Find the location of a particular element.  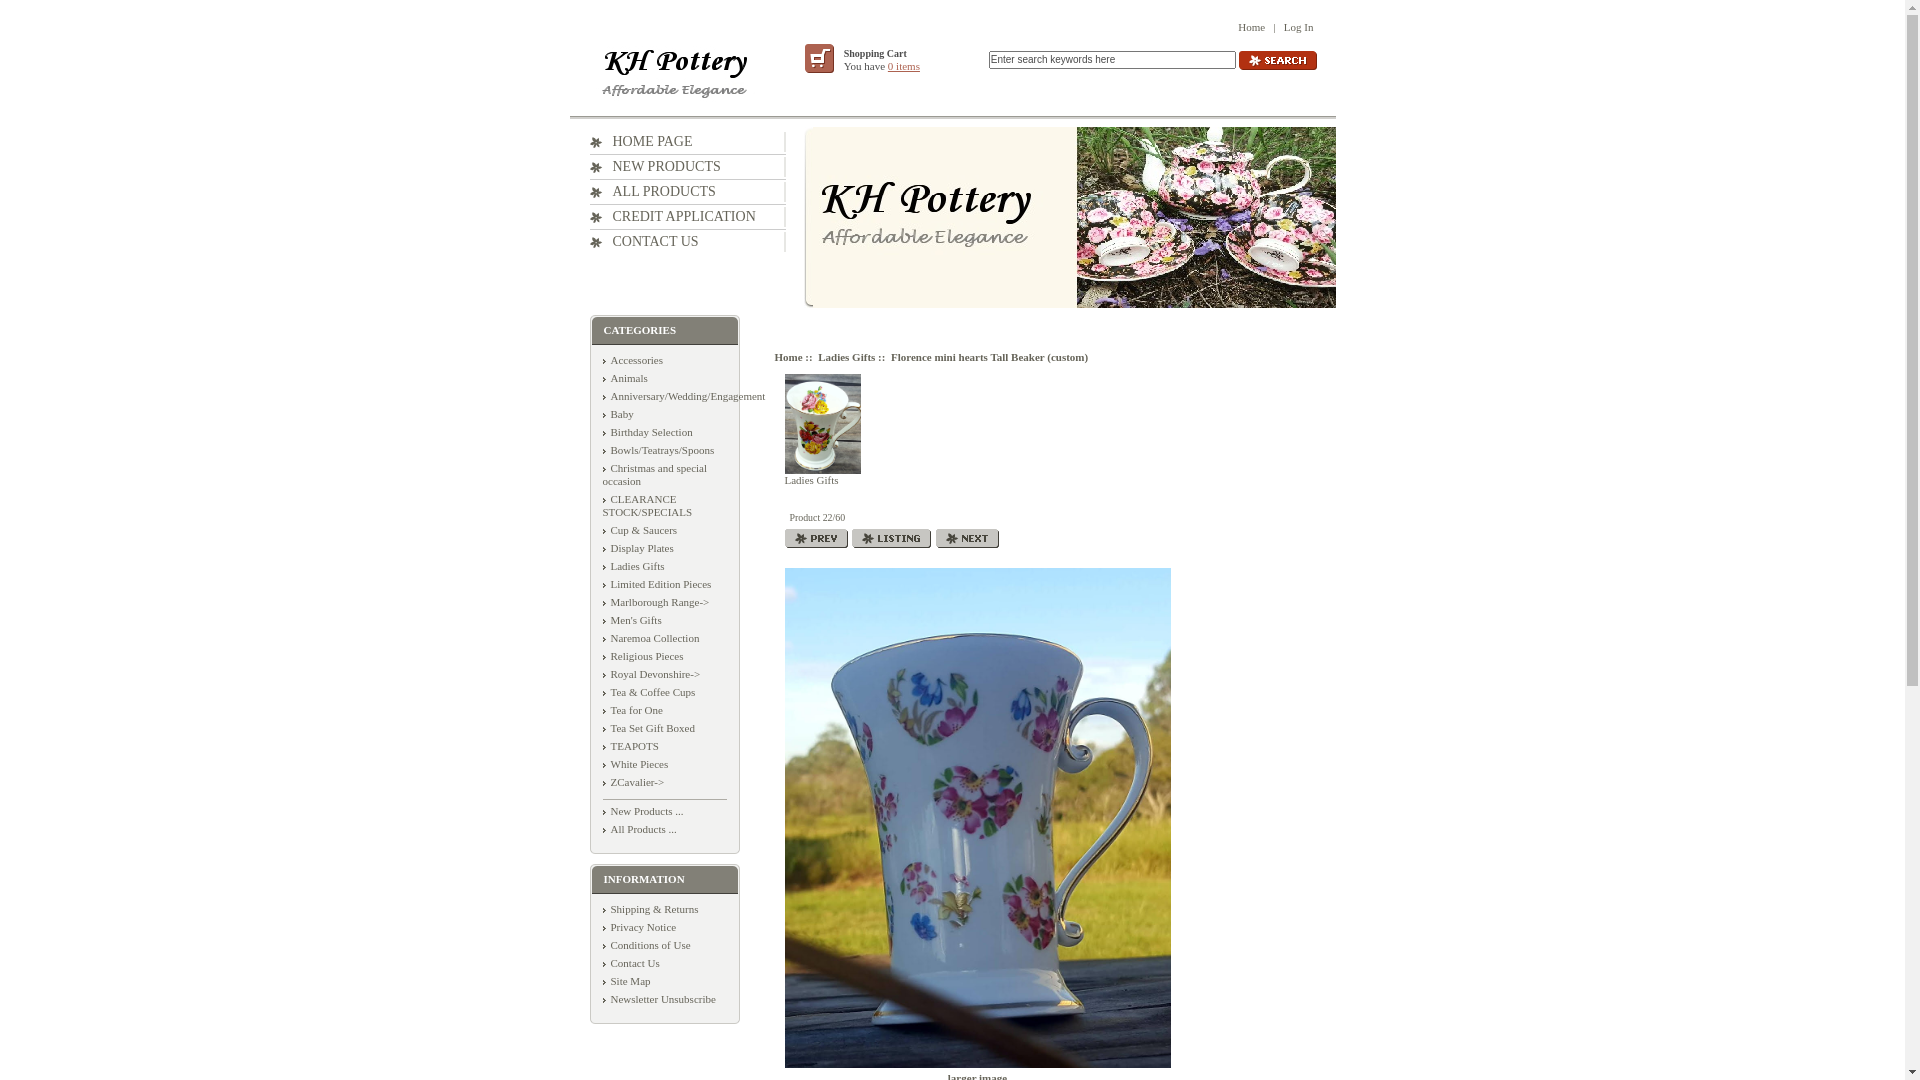

'Ladies Gifts' is located at coordinates (821, 428).